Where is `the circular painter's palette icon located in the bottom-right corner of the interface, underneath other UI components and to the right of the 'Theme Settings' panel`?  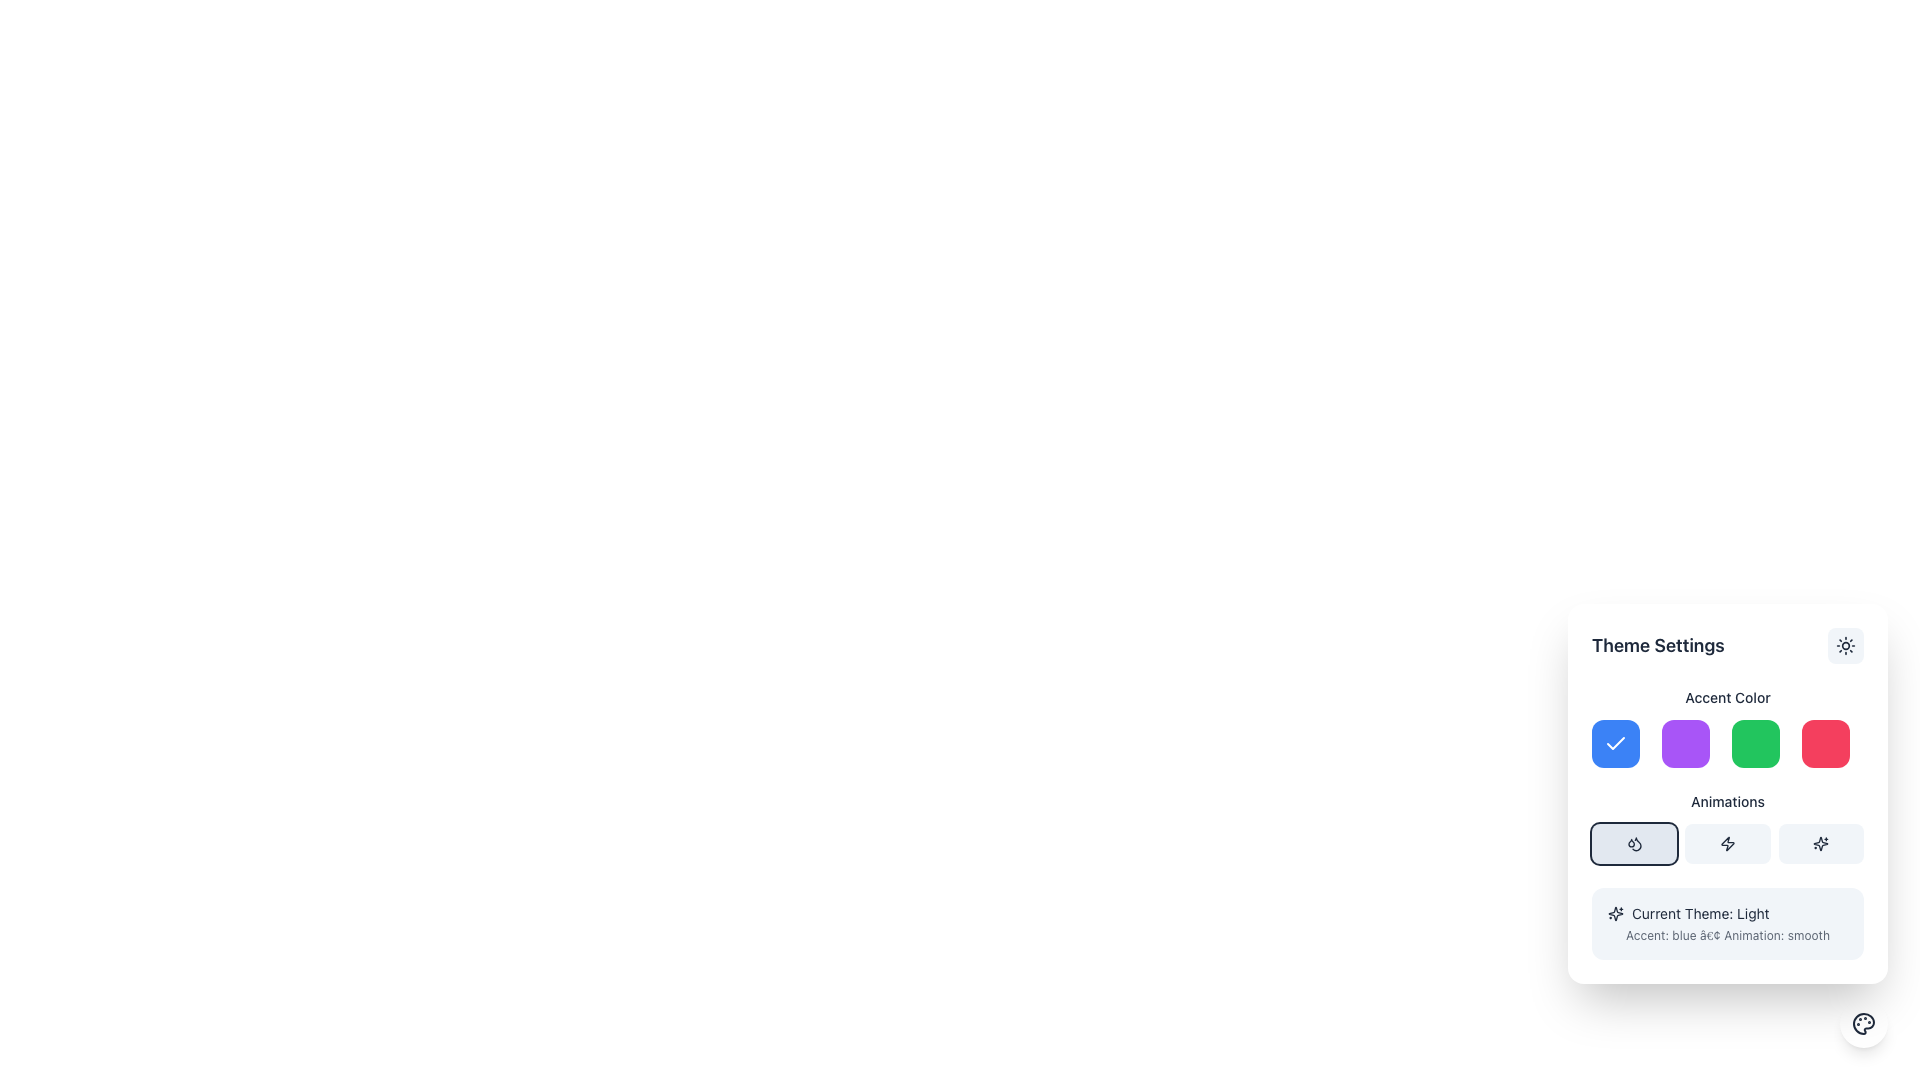 the circular painter's palette icon located in the bottom-right corner of the interface, underneath other UI components and to the right of the 'Theme Settings' panel is located at coordinates (1862, 1023).